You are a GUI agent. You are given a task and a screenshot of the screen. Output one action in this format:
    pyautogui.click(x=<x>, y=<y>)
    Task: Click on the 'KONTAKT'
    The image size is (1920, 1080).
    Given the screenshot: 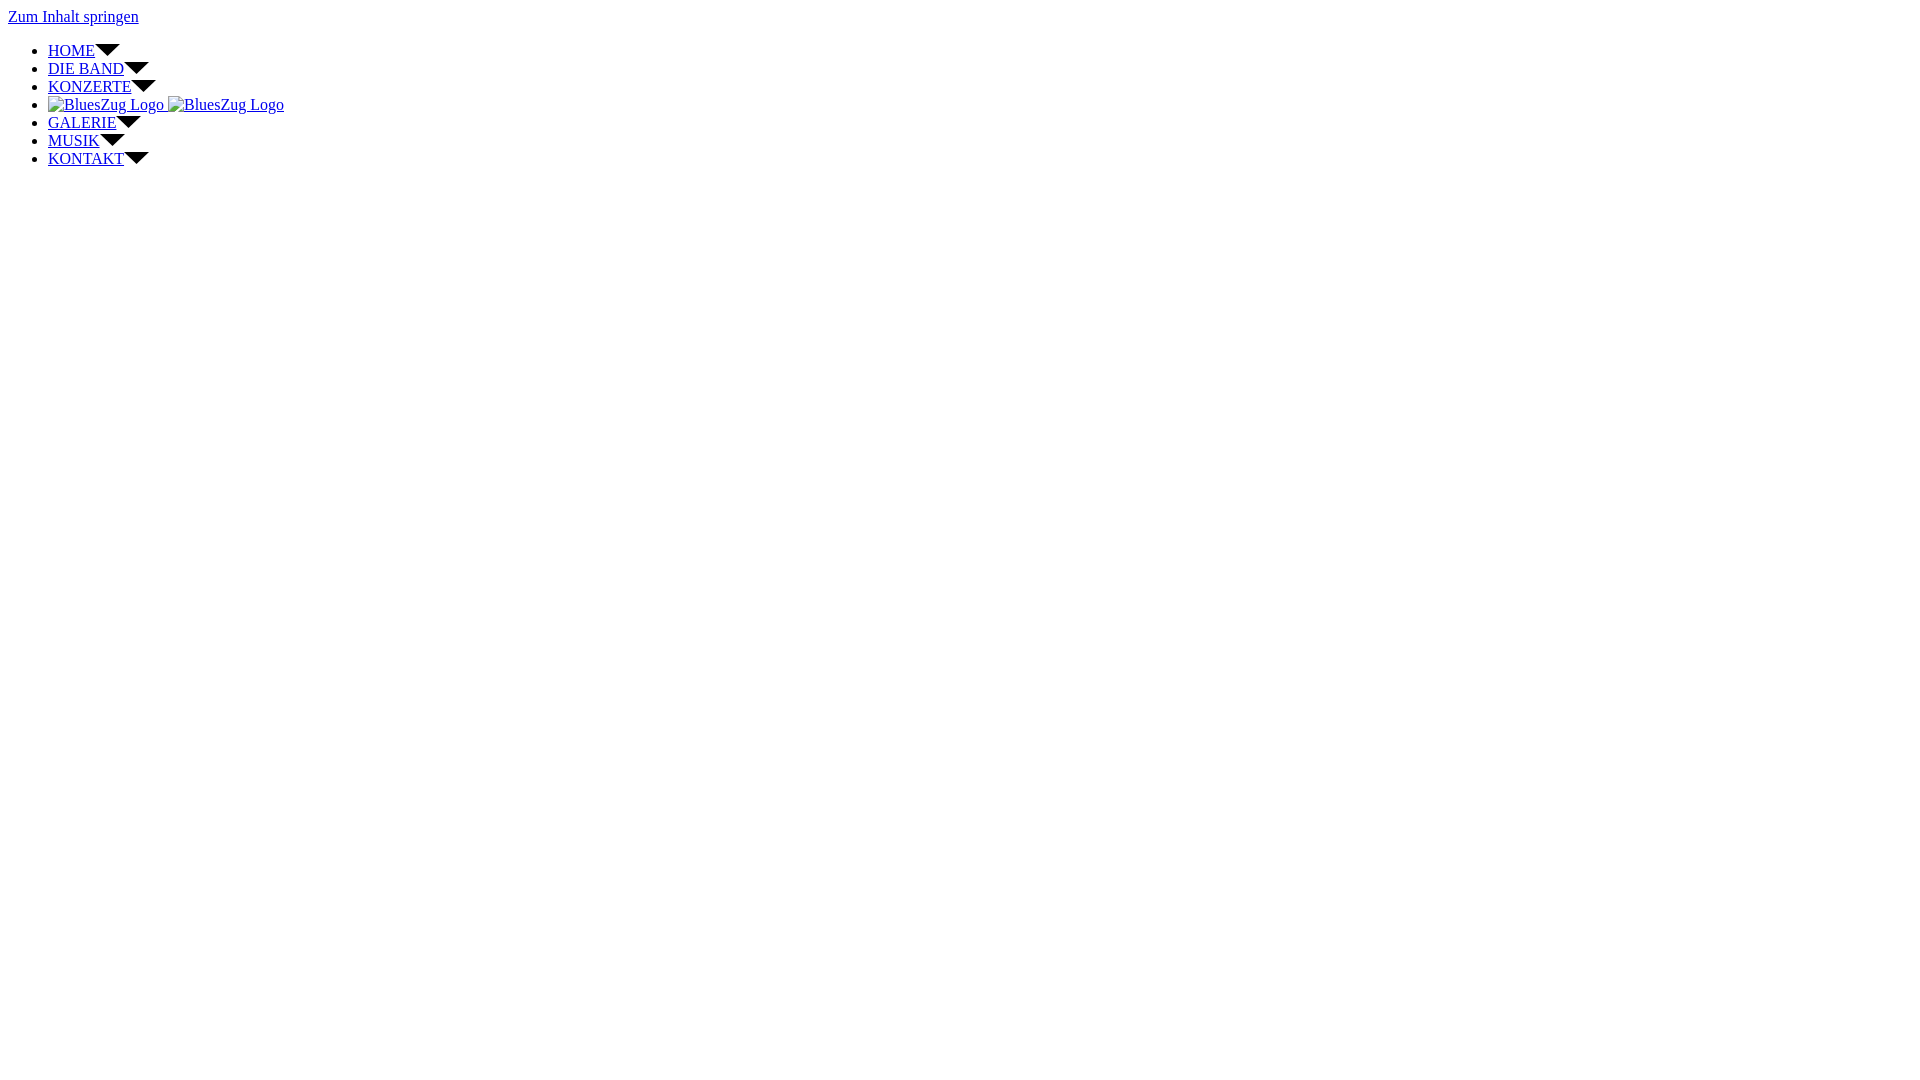 What is the action you would take?
    pyautogui.click(x=97, y=157)
    